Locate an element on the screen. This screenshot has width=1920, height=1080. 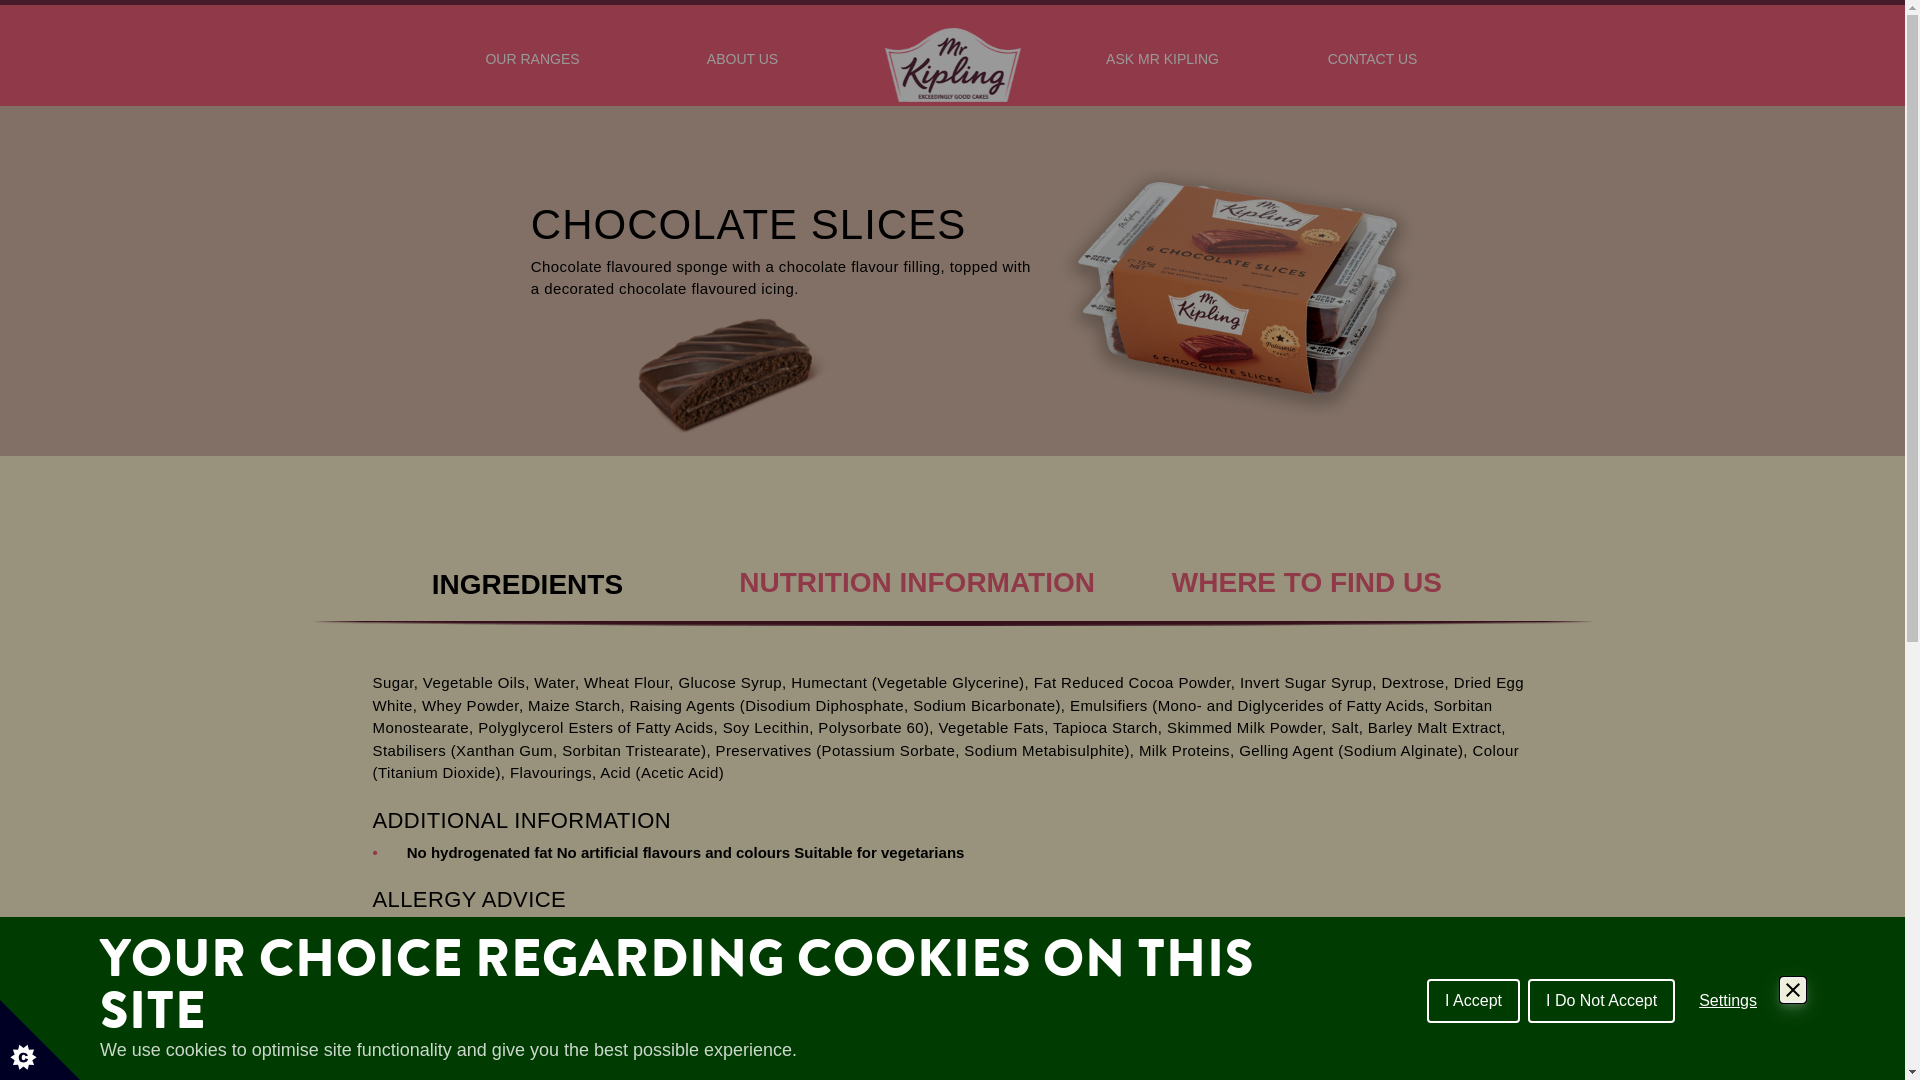
'CONTACT US' is located at coordinates (1371, 68).